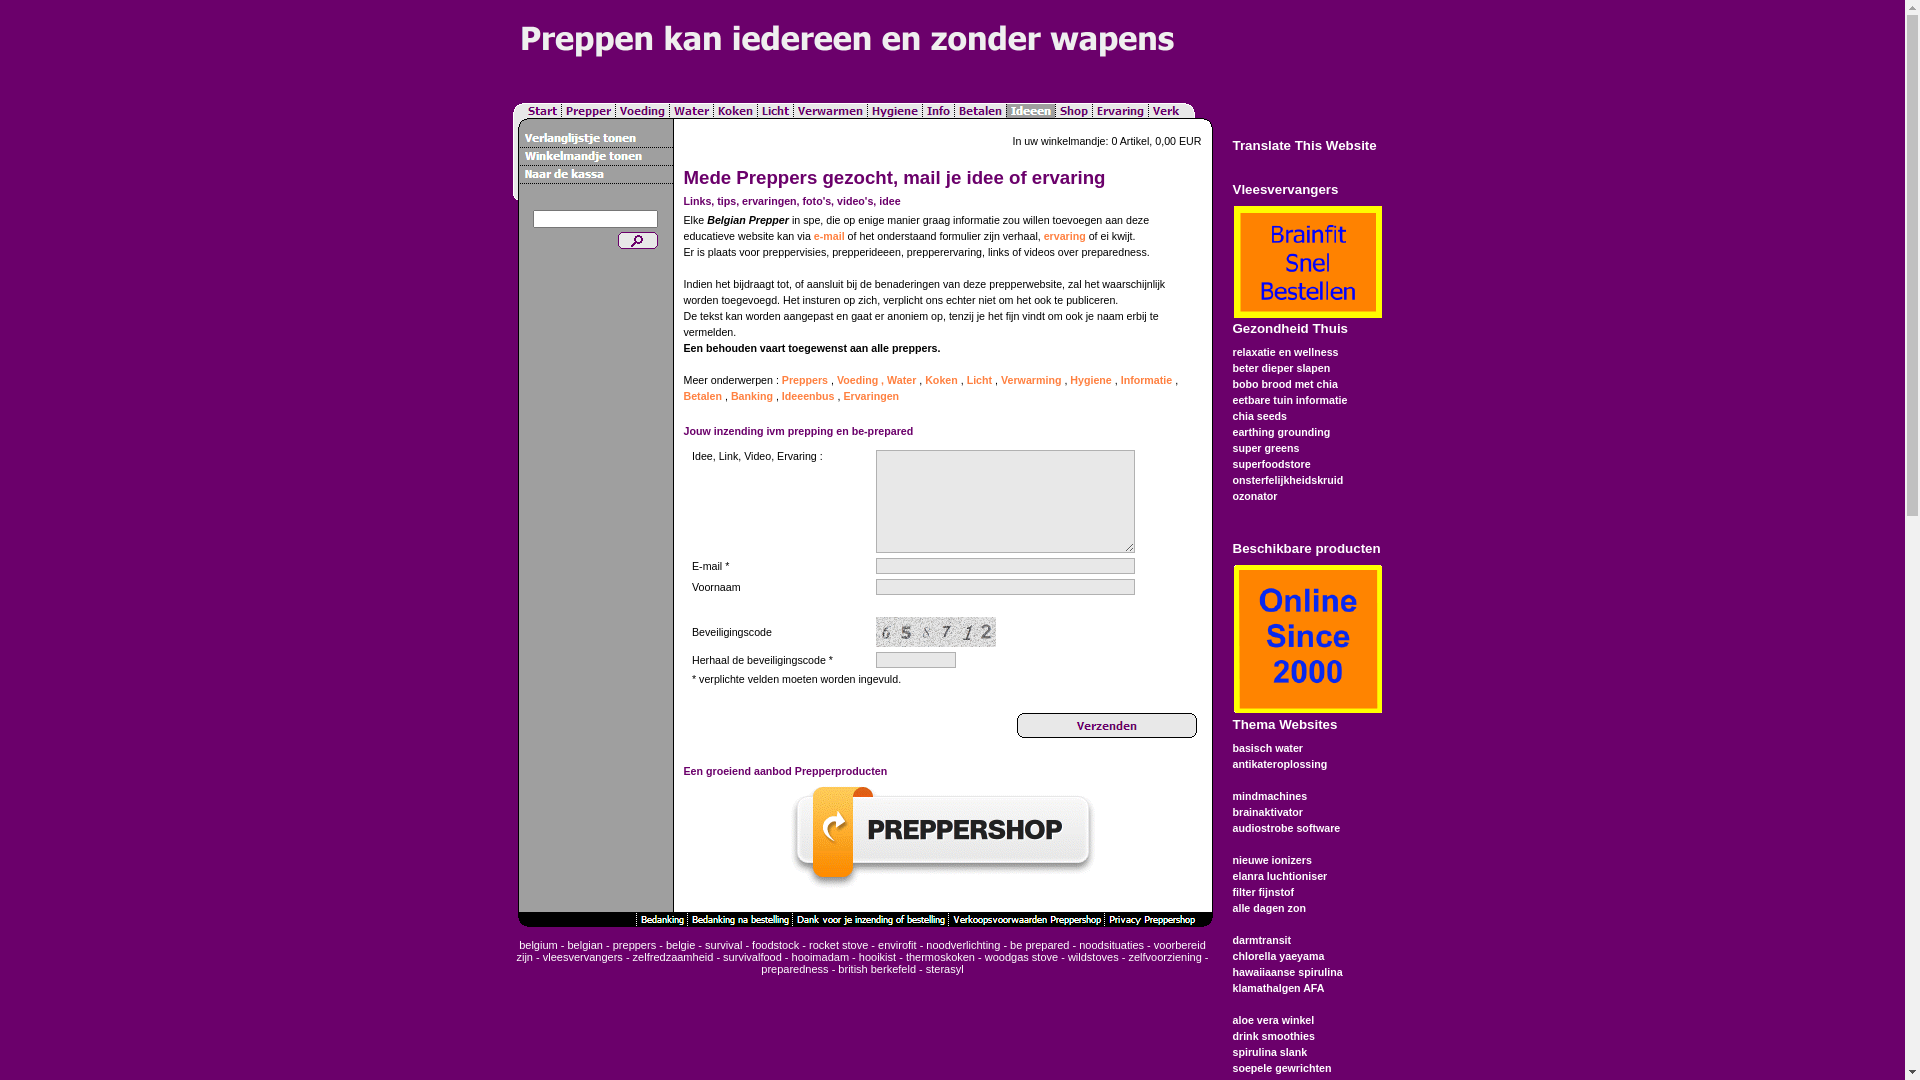 This screenshot has width=1920, height=1080. I want to click on 'audiostrobe software', so click(1286, 828).